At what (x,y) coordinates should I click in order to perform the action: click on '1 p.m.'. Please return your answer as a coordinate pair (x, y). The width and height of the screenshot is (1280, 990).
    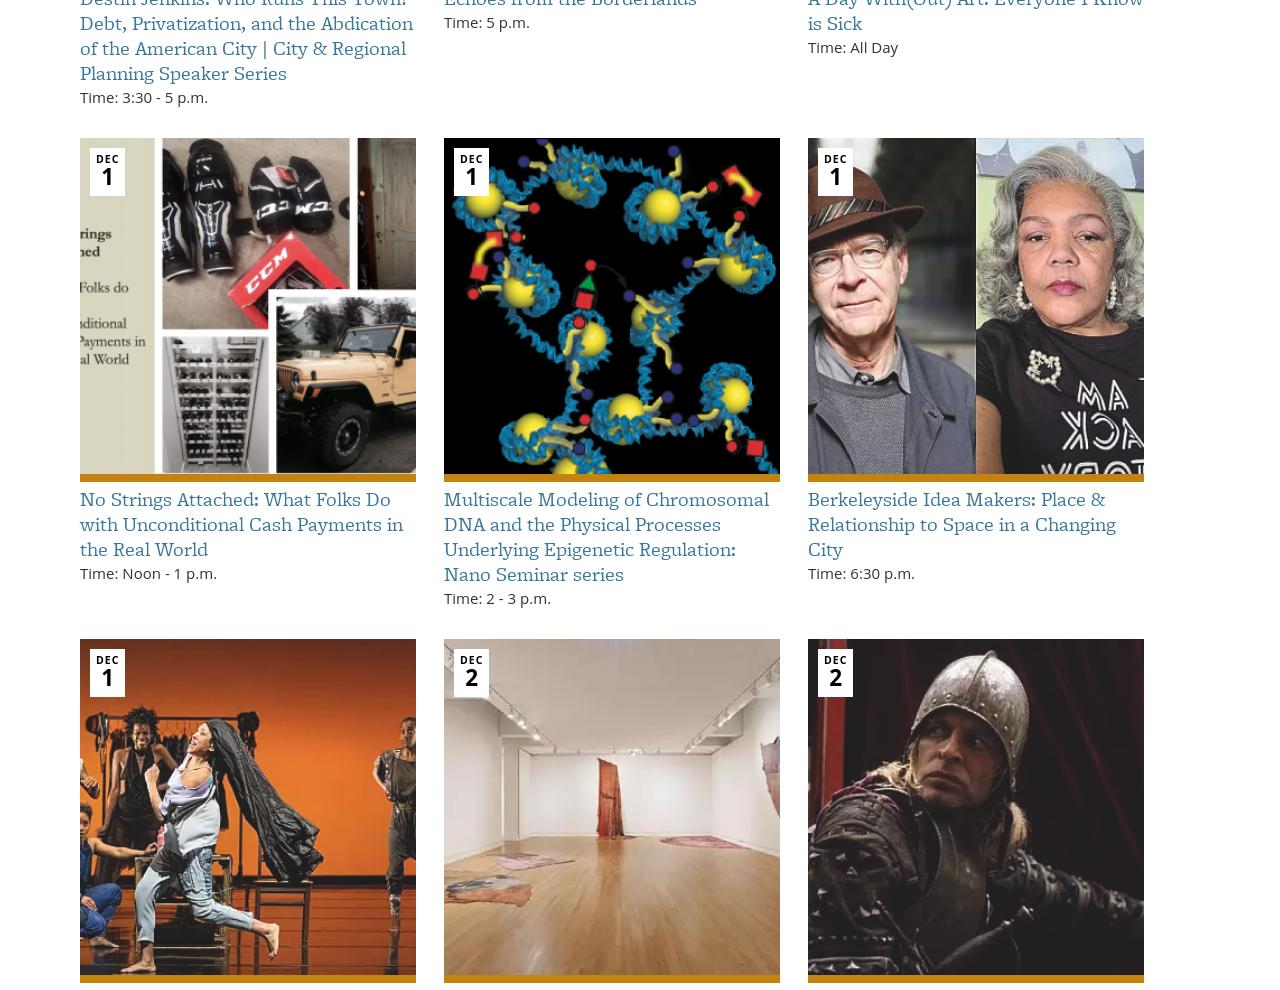
    Looking at the image, I should click on (193, 572).